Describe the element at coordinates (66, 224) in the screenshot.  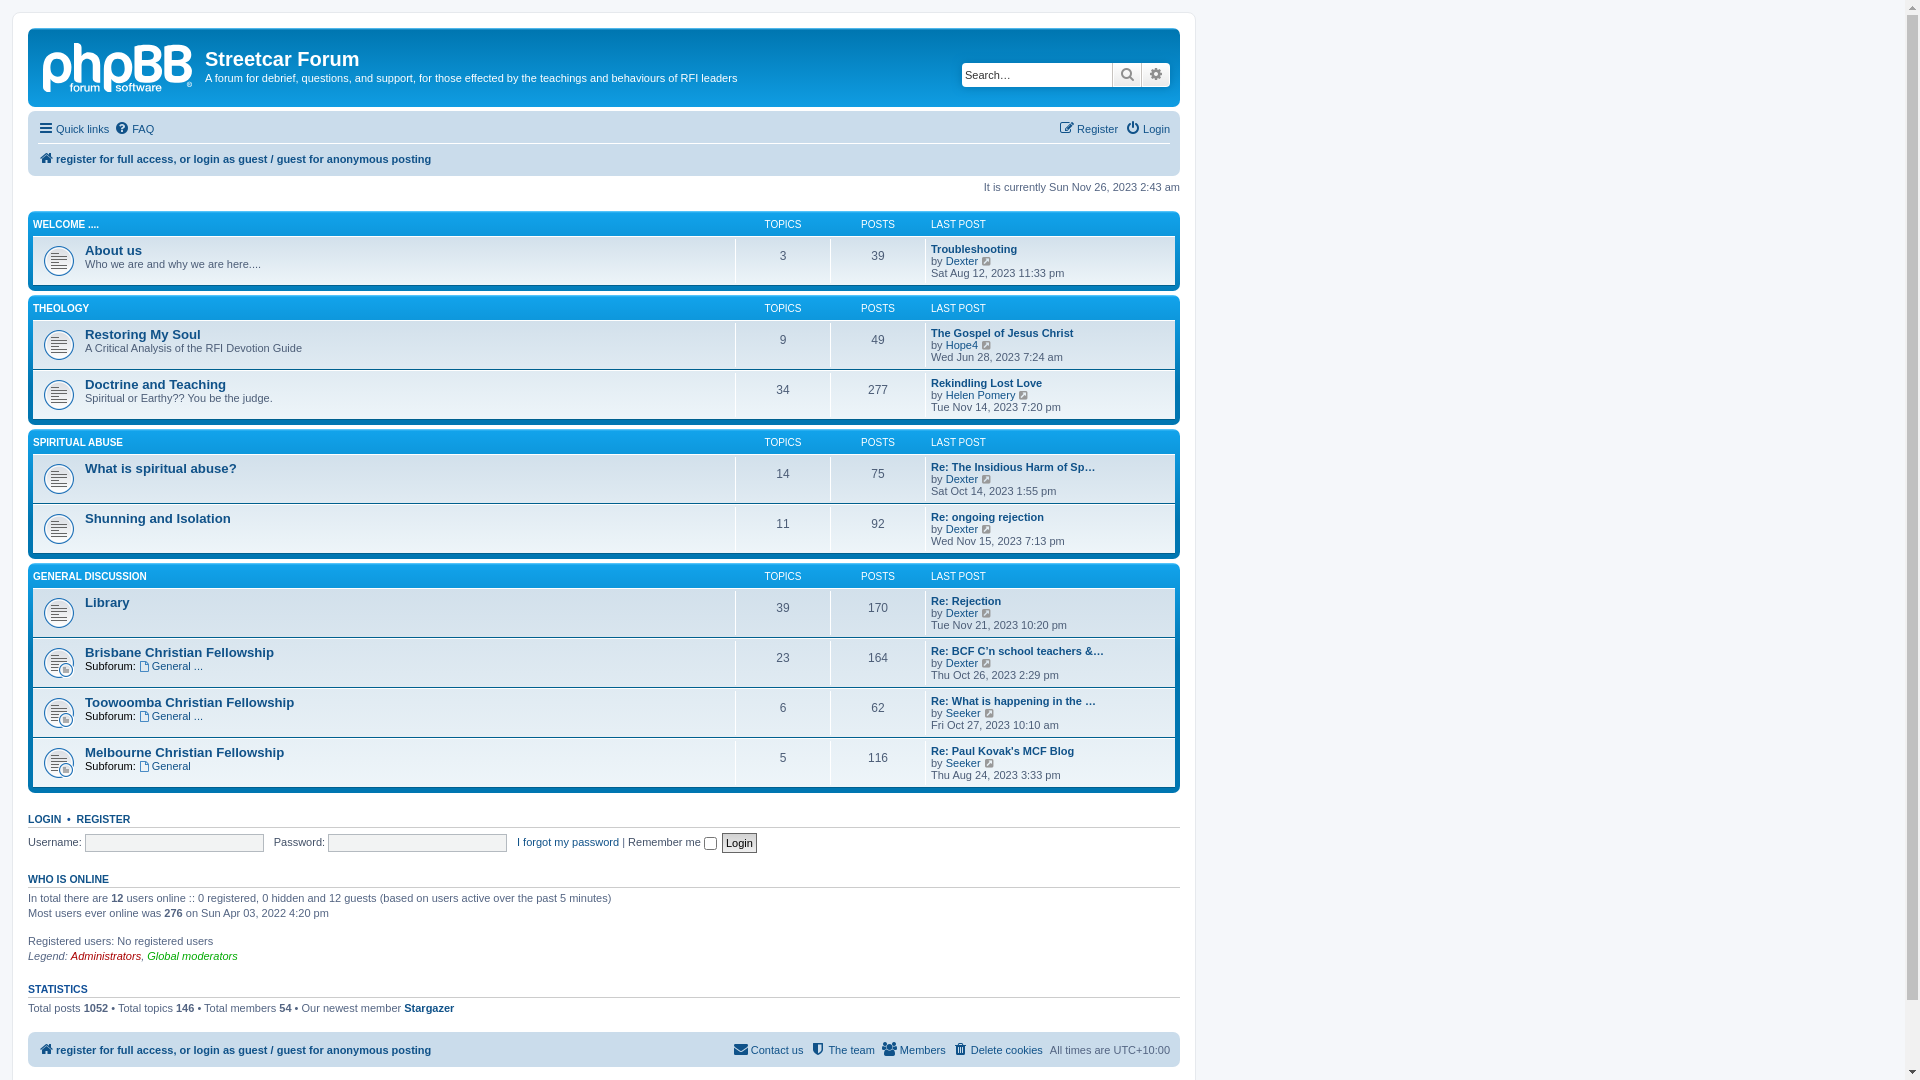
I see `'WELCOME ....'` at that location.